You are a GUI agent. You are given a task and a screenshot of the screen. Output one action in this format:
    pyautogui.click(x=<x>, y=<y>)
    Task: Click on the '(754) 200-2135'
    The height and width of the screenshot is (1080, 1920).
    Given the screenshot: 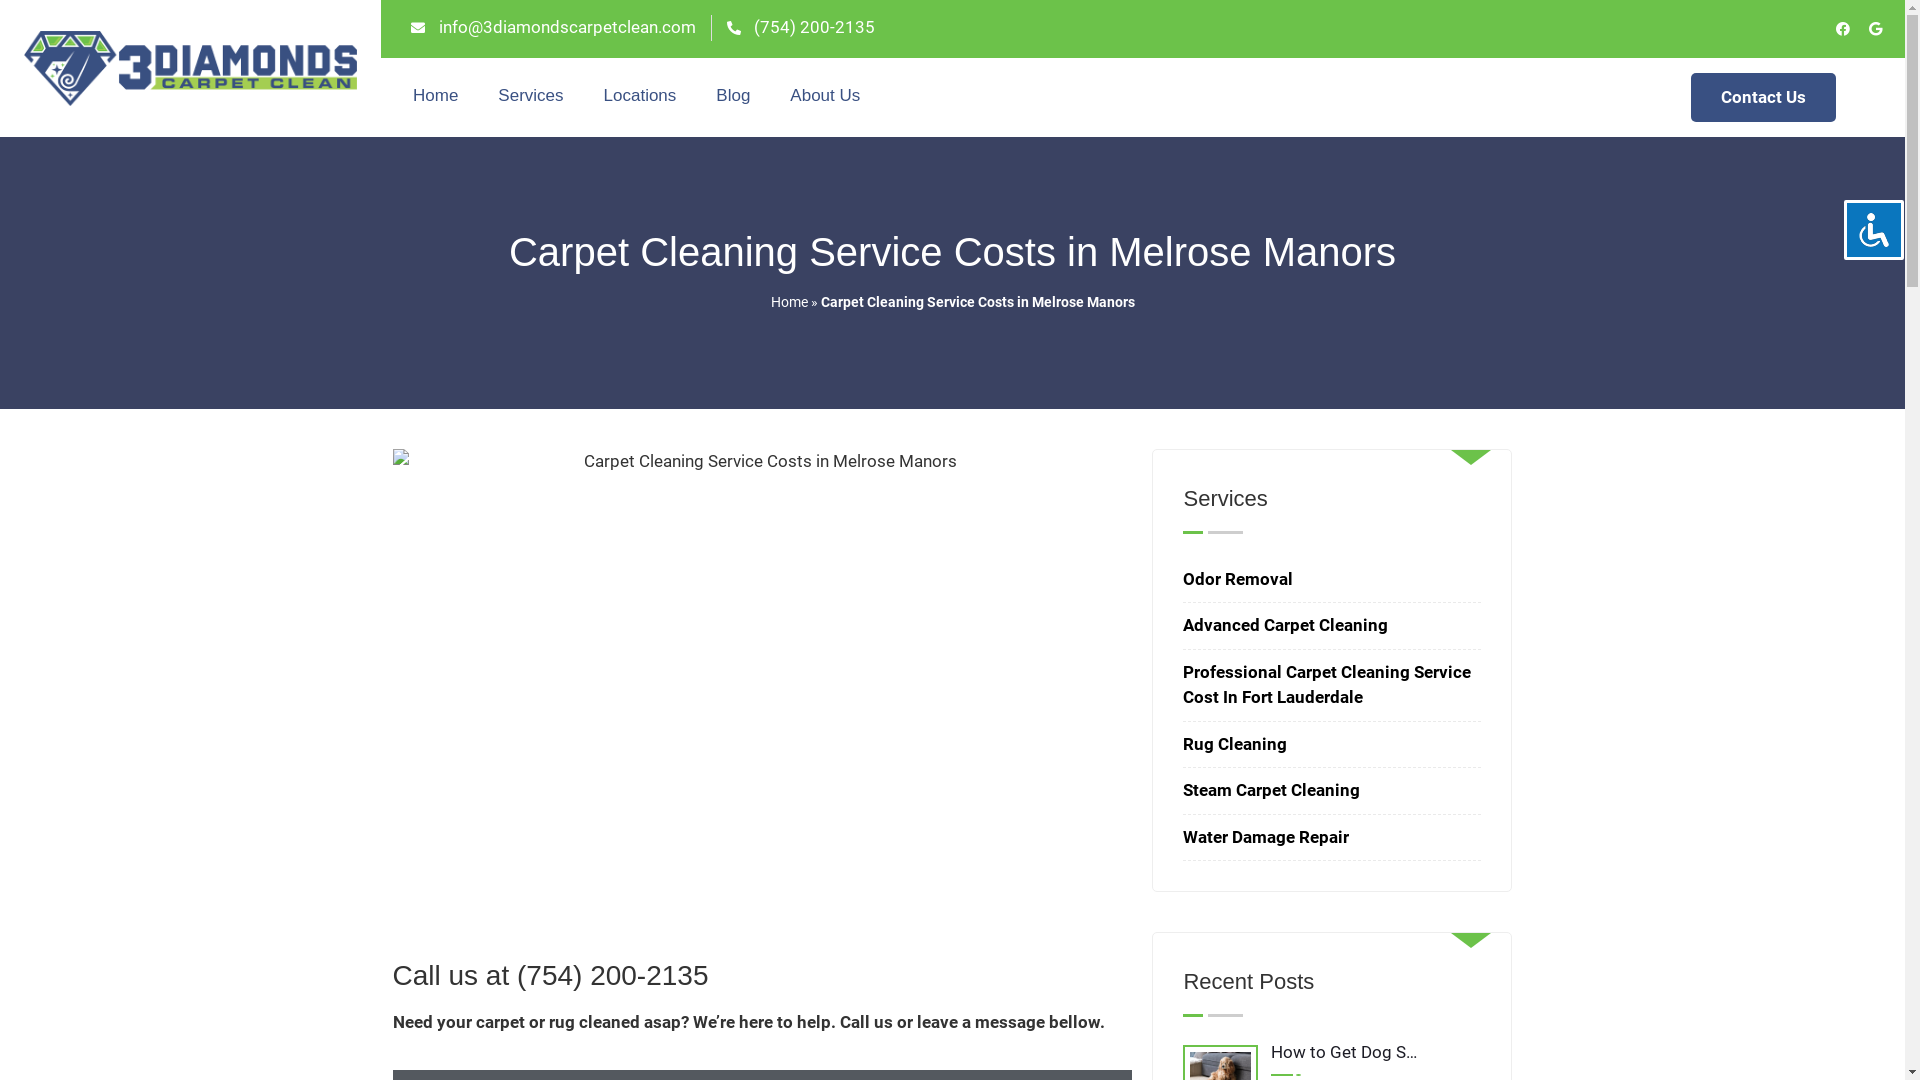 What is the action you would take?
    pyautogui.click(x=800, y=27)
    